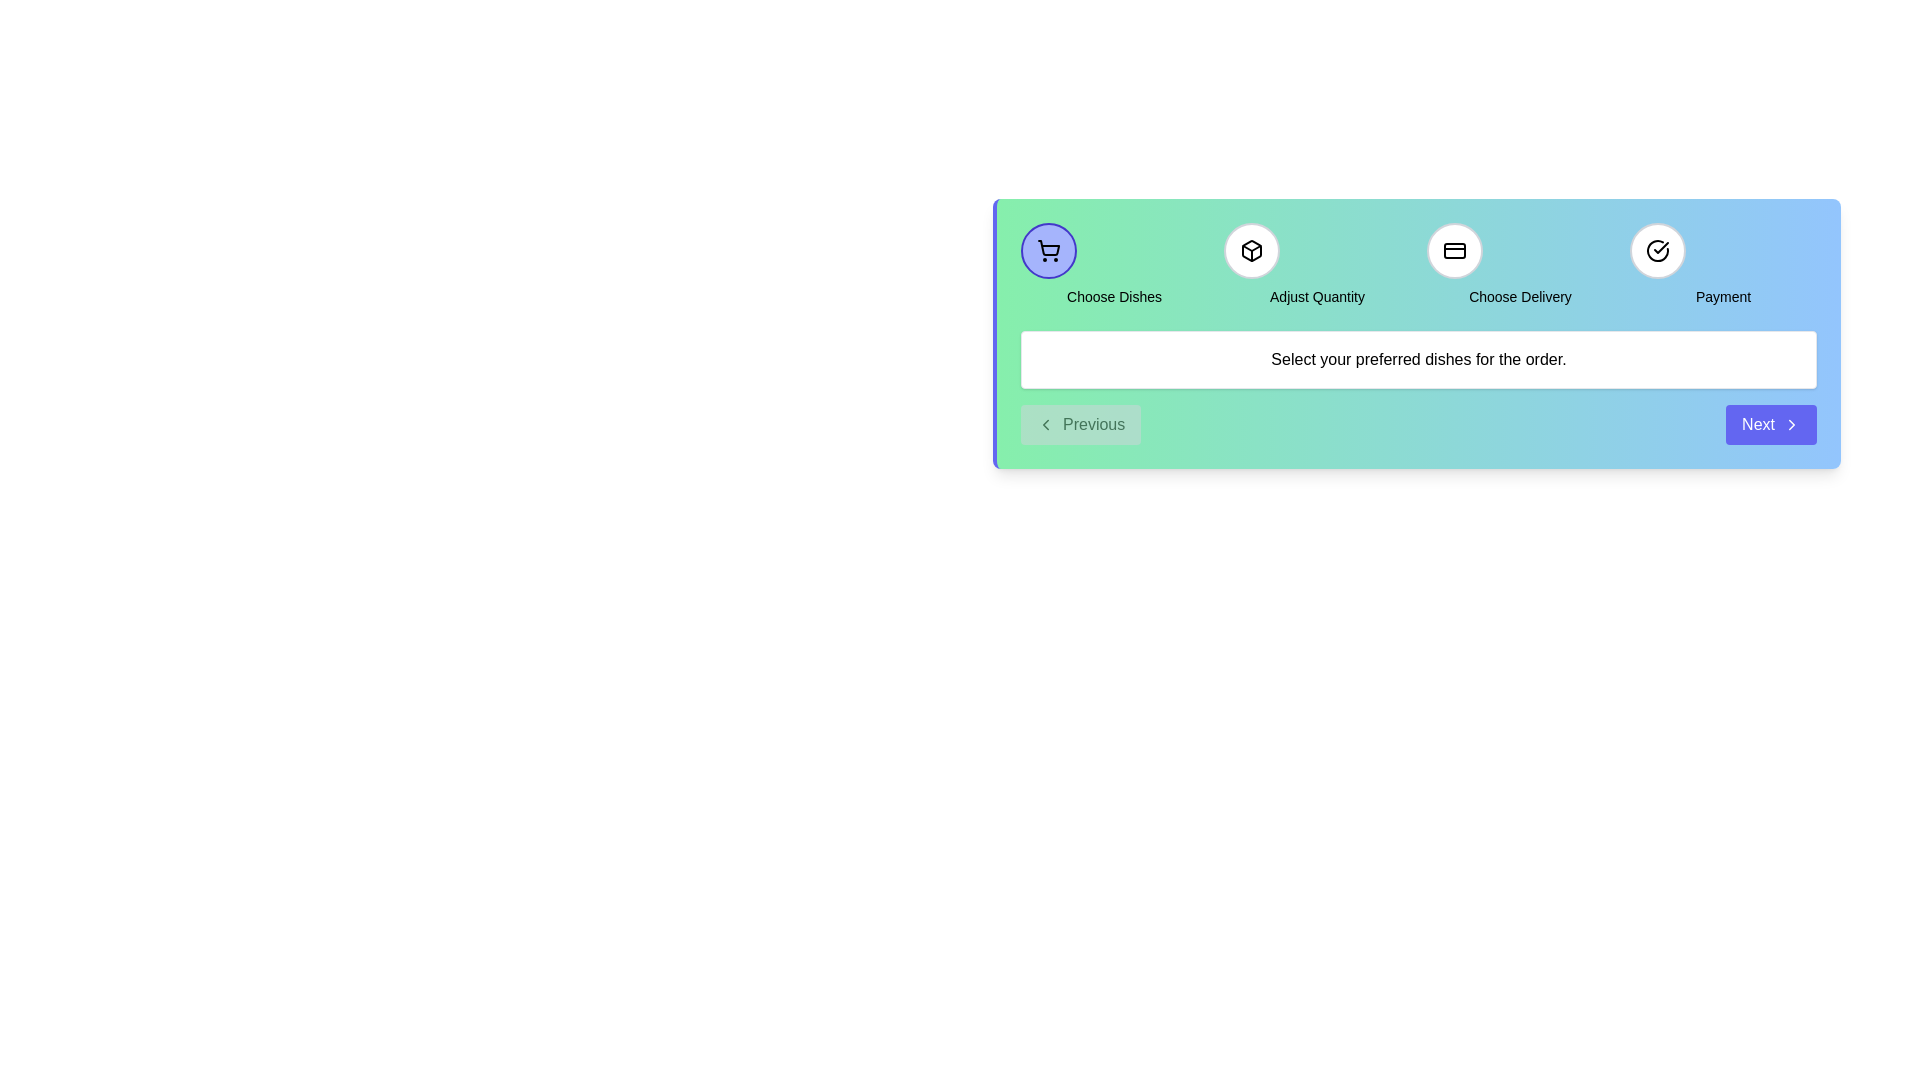 The width and height of the screenshot is (1920, 1080). I want to click on the prominent rectangular button labeled 'Next' with a gradient blue background and a right-pointing chevron icon, so click(1771, 423).